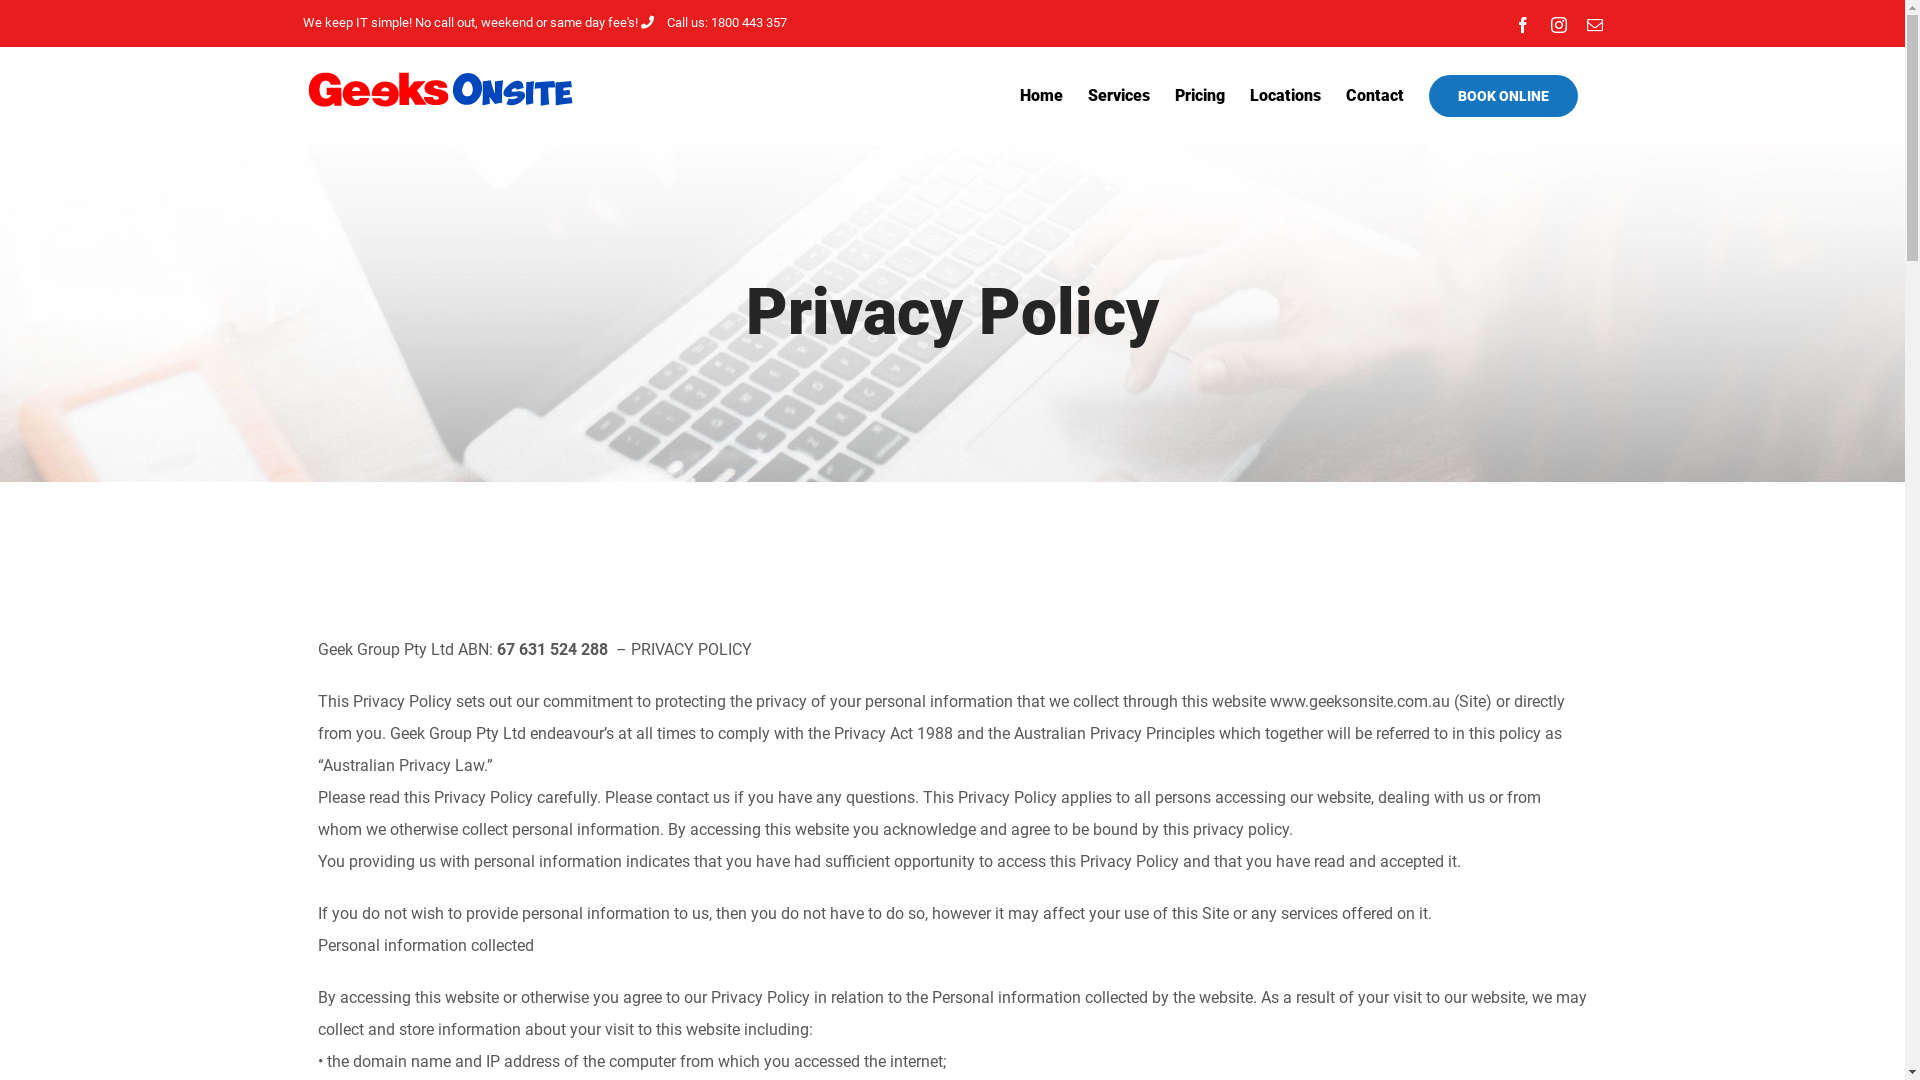 Image resolution: width=1920 pixels, height=1080 pixels. I want to click on 'Facebook', so click(1520, 23).